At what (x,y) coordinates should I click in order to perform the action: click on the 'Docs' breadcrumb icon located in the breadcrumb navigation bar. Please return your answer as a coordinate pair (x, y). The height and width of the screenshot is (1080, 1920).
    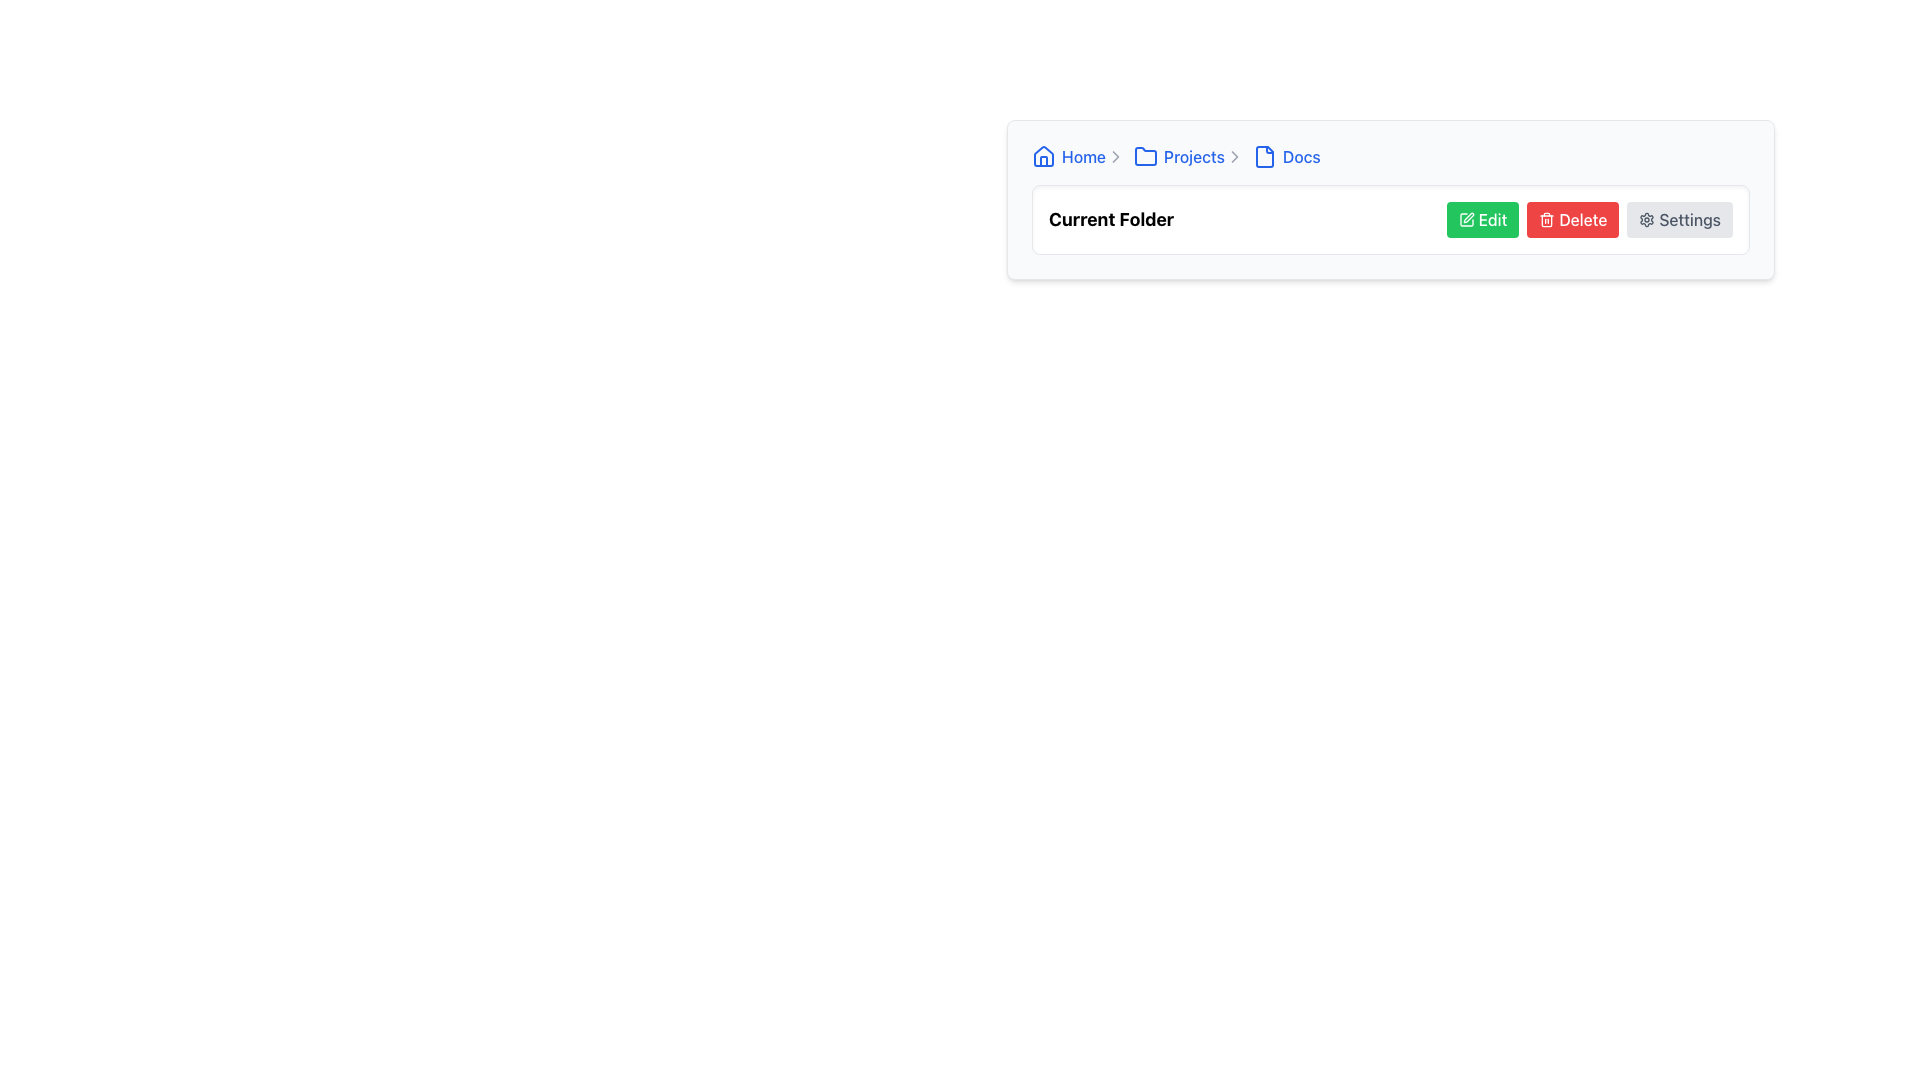
    Looking at the image, I should click on (1263, 156).